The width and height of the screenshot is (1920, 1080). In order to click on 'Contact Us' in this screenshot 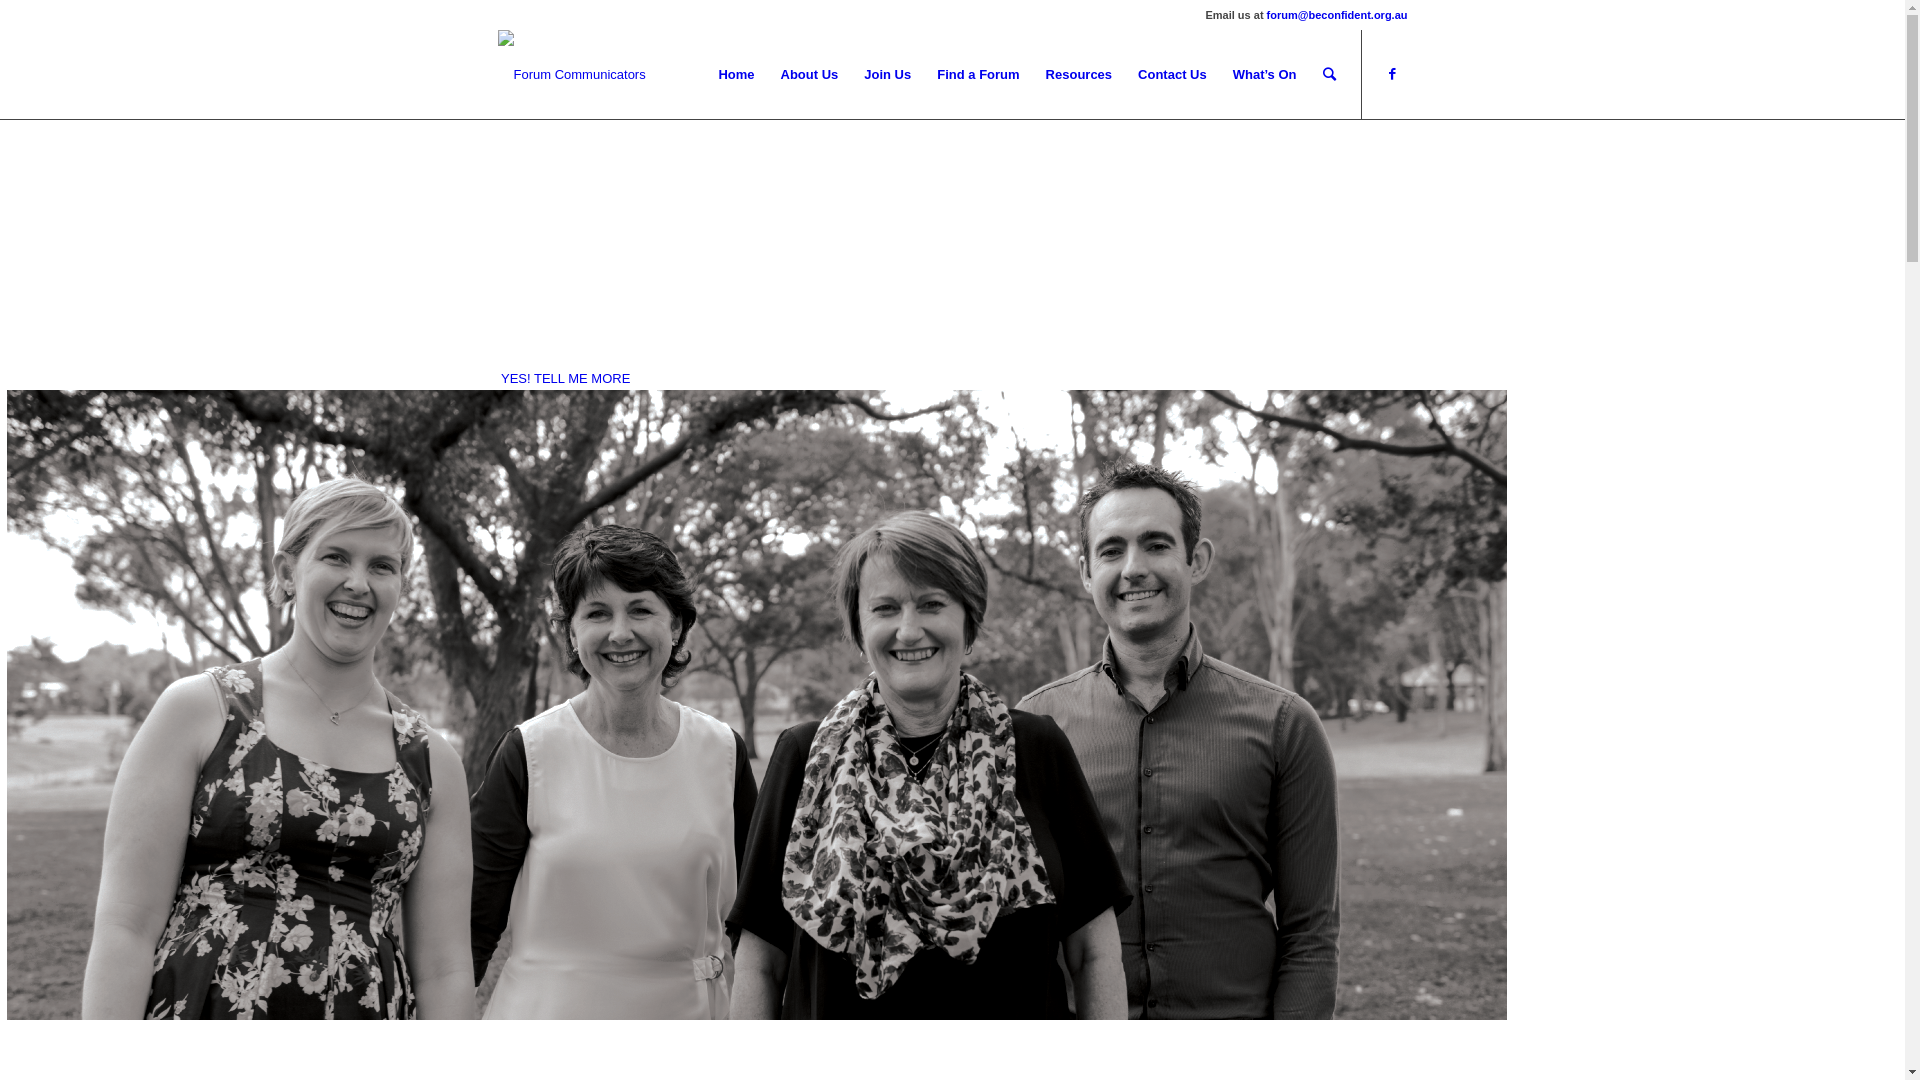, I will do `click(1124, 73)`.